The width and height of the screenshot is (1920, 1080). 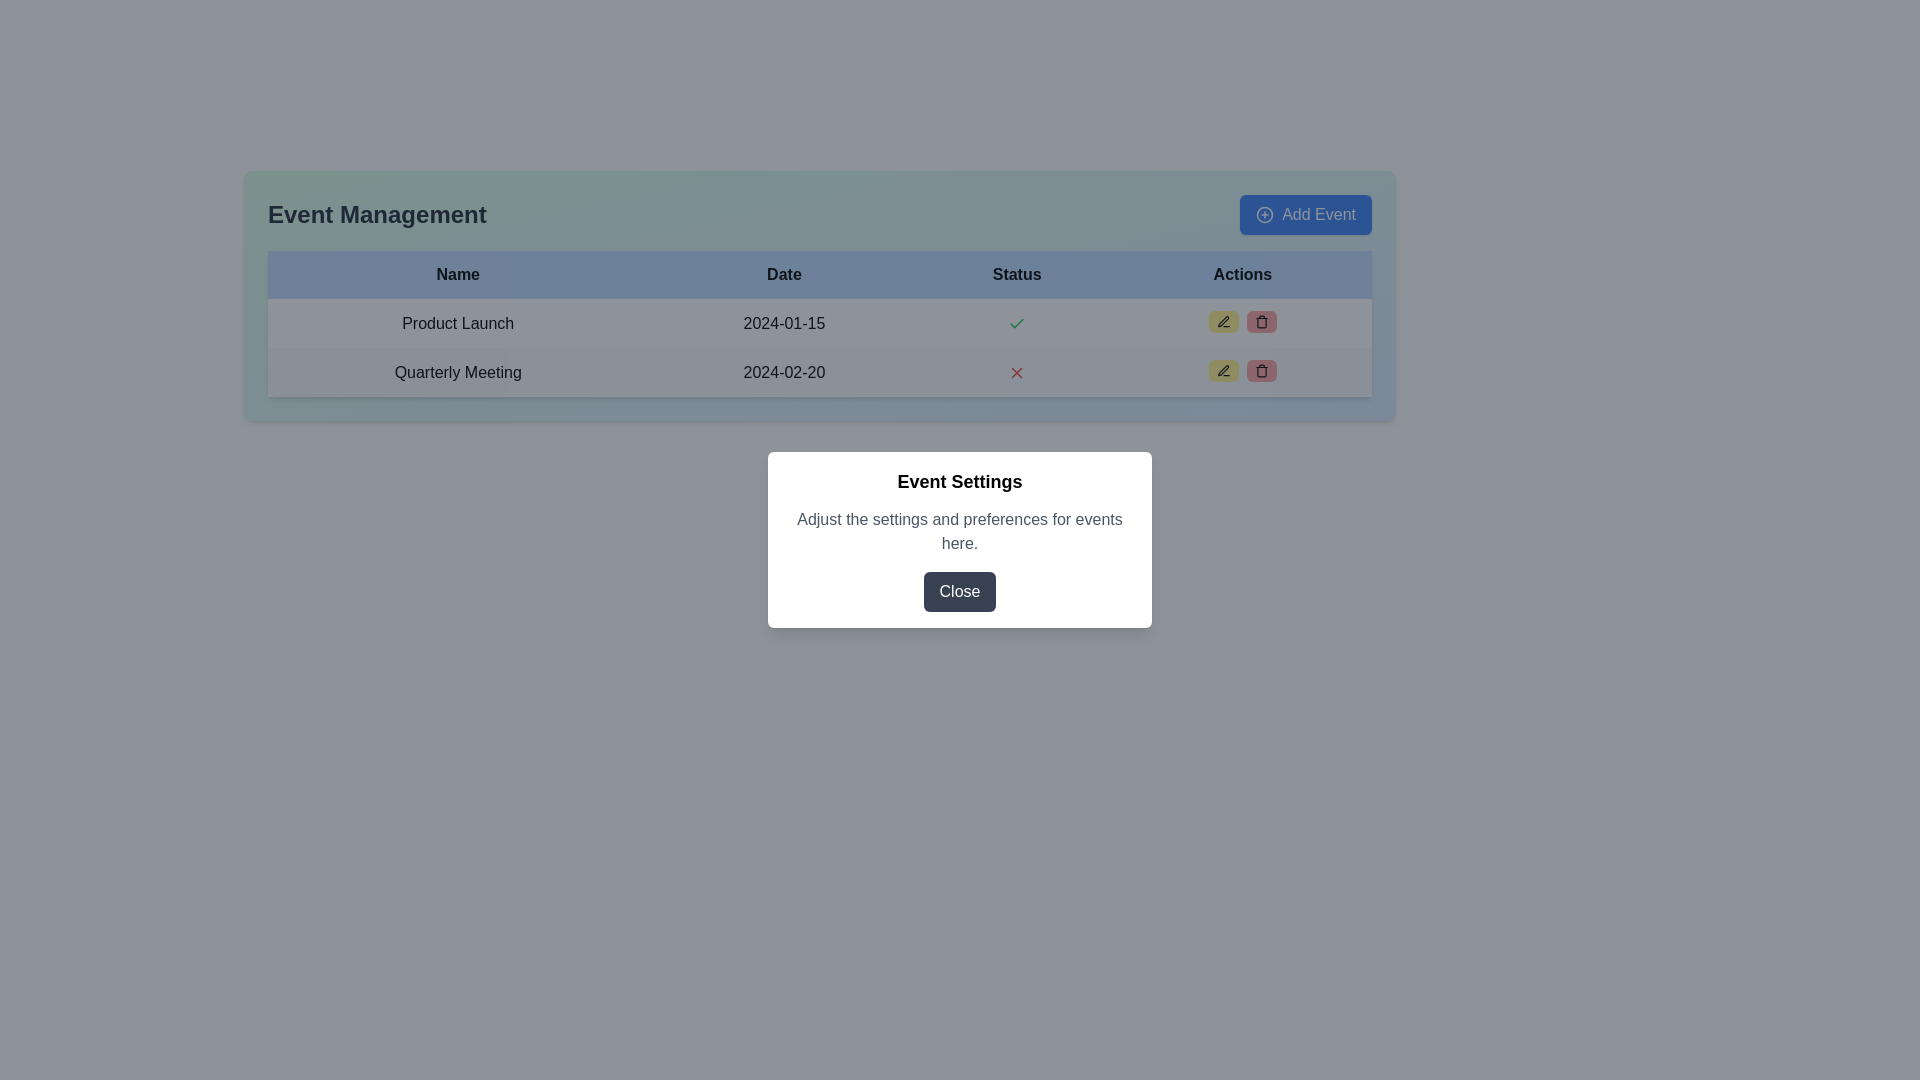 I want to click on the 'Close' button which has a dark gray background and white text, located at the bottom center of the 'Event Settings' modal to change its appearance, so click(x=960, y=590).